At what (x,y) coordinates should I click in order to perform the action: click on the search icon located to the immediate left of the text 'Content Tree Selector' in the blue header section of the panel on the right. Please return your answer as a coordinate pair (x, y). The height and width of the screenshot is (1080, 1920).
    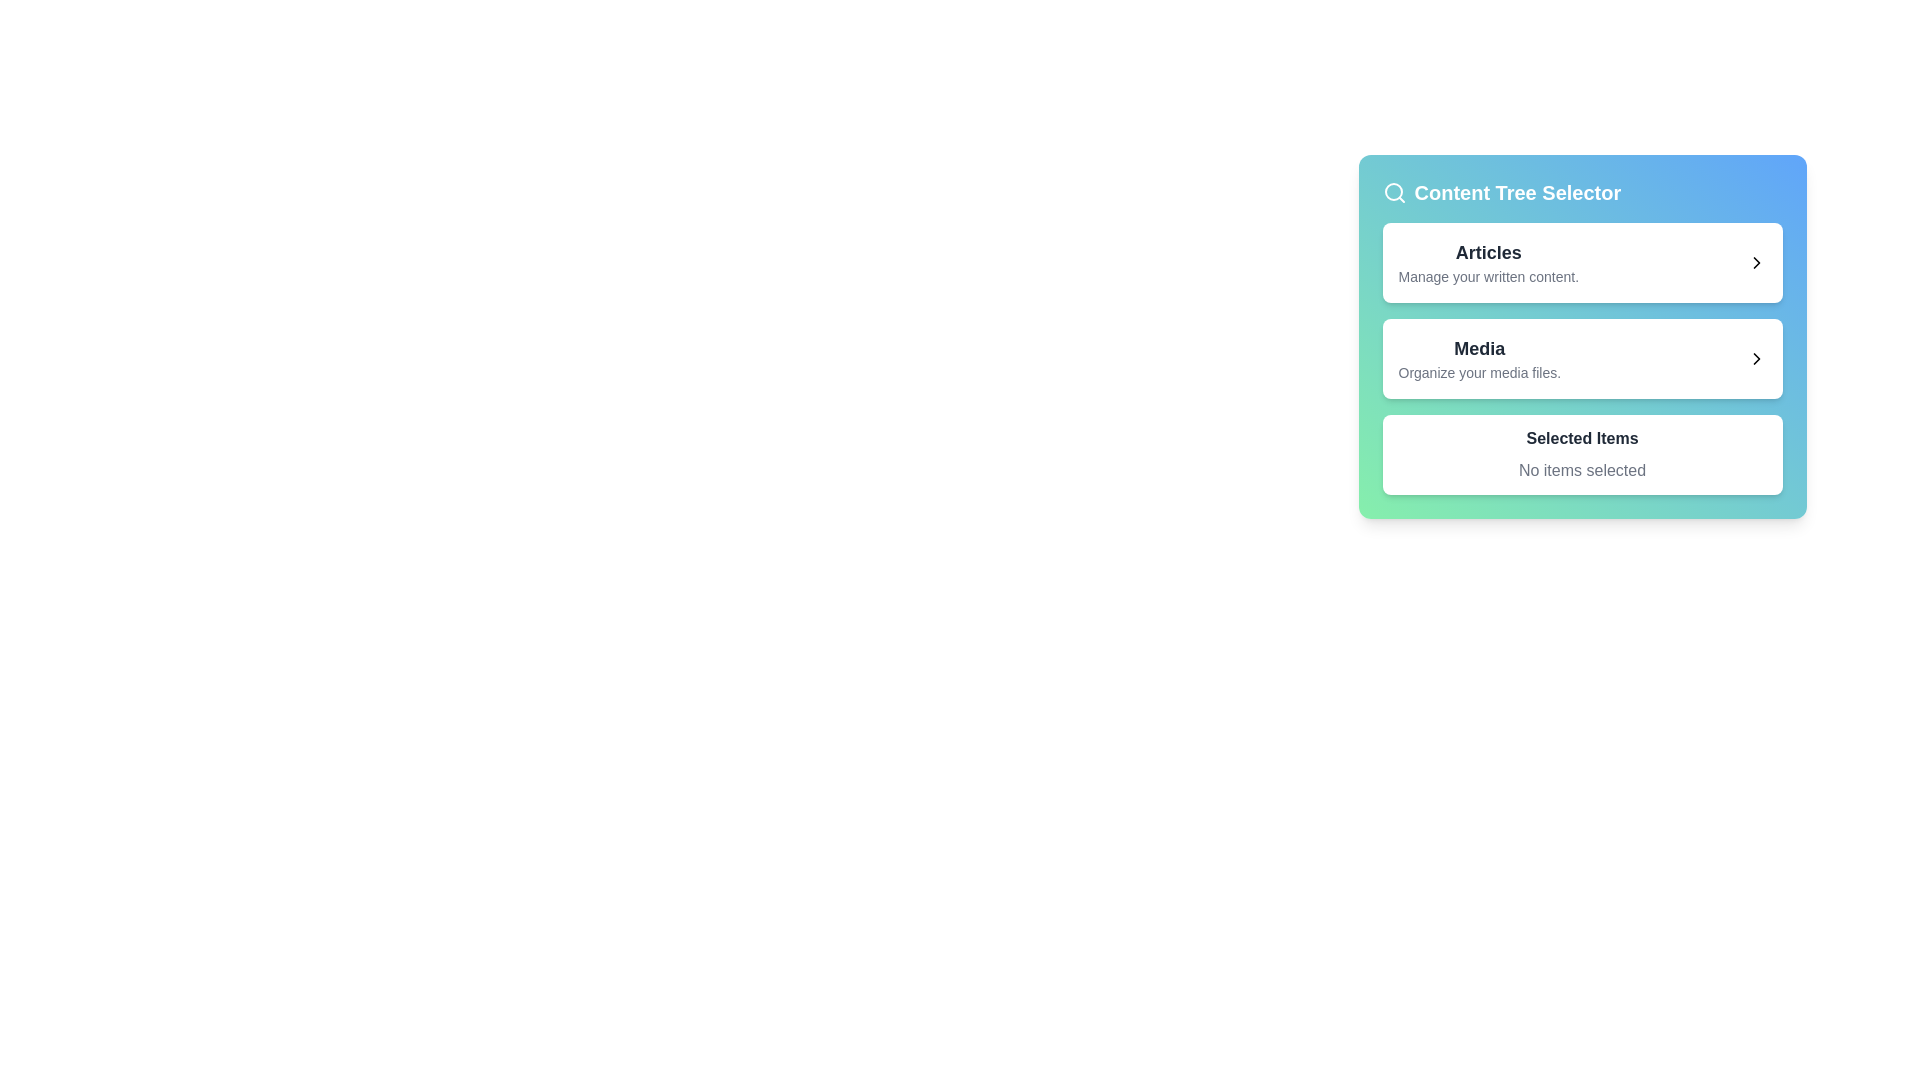
    Looking at the image, I should click on (1393, 192).